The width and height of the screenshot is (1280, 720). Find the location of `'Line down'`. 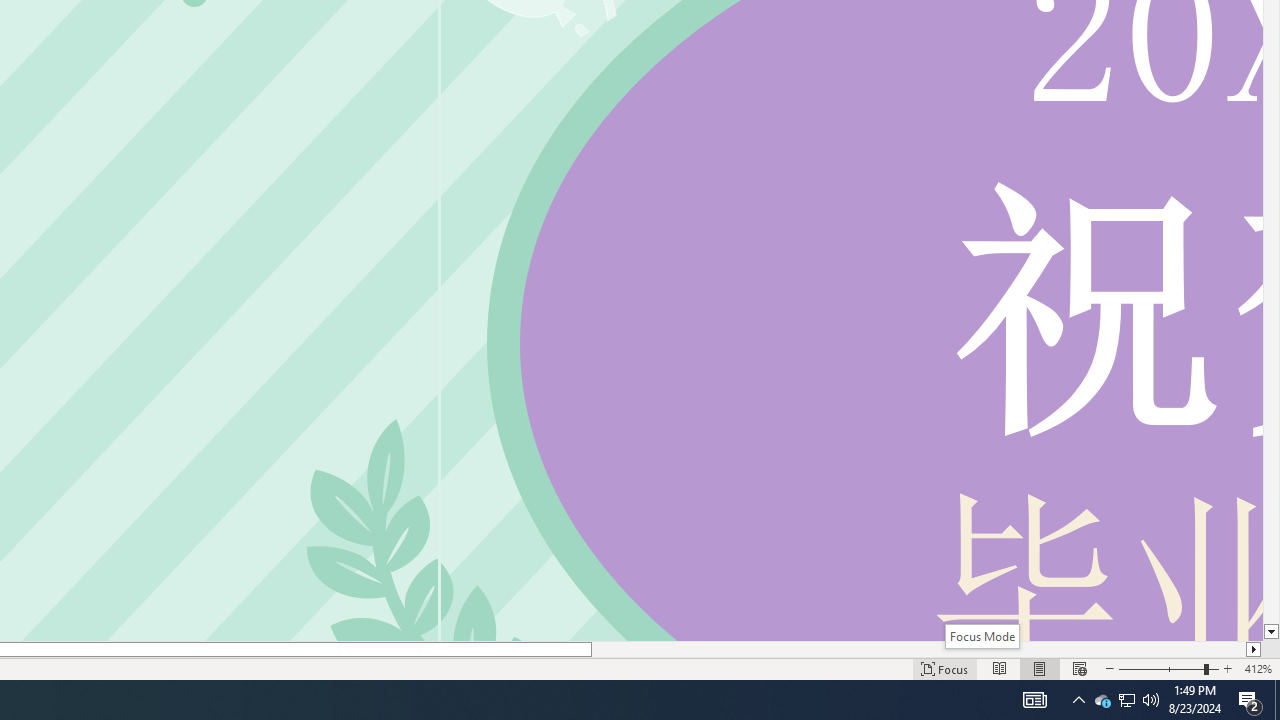

'Line down' is located at coordinates (1270, 632).